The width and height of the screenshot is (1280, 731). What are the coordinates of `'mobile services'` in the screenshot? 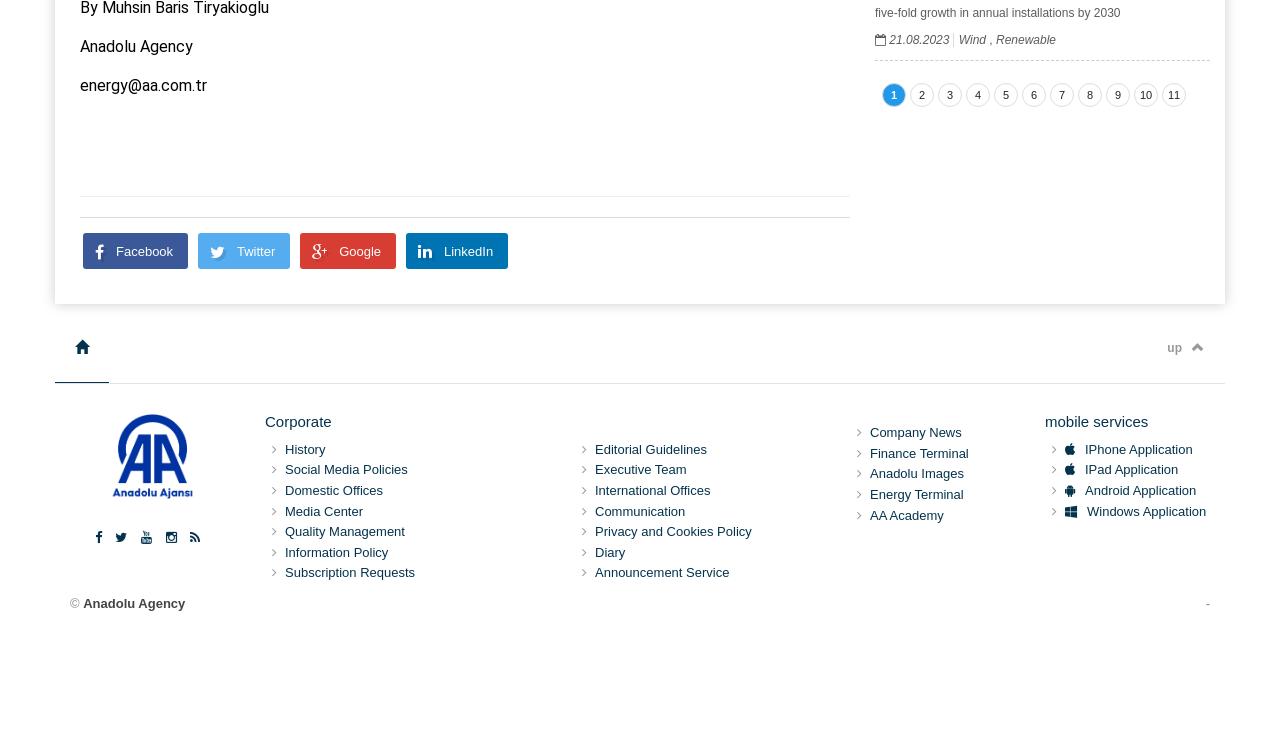 It's located at (1095, 421).